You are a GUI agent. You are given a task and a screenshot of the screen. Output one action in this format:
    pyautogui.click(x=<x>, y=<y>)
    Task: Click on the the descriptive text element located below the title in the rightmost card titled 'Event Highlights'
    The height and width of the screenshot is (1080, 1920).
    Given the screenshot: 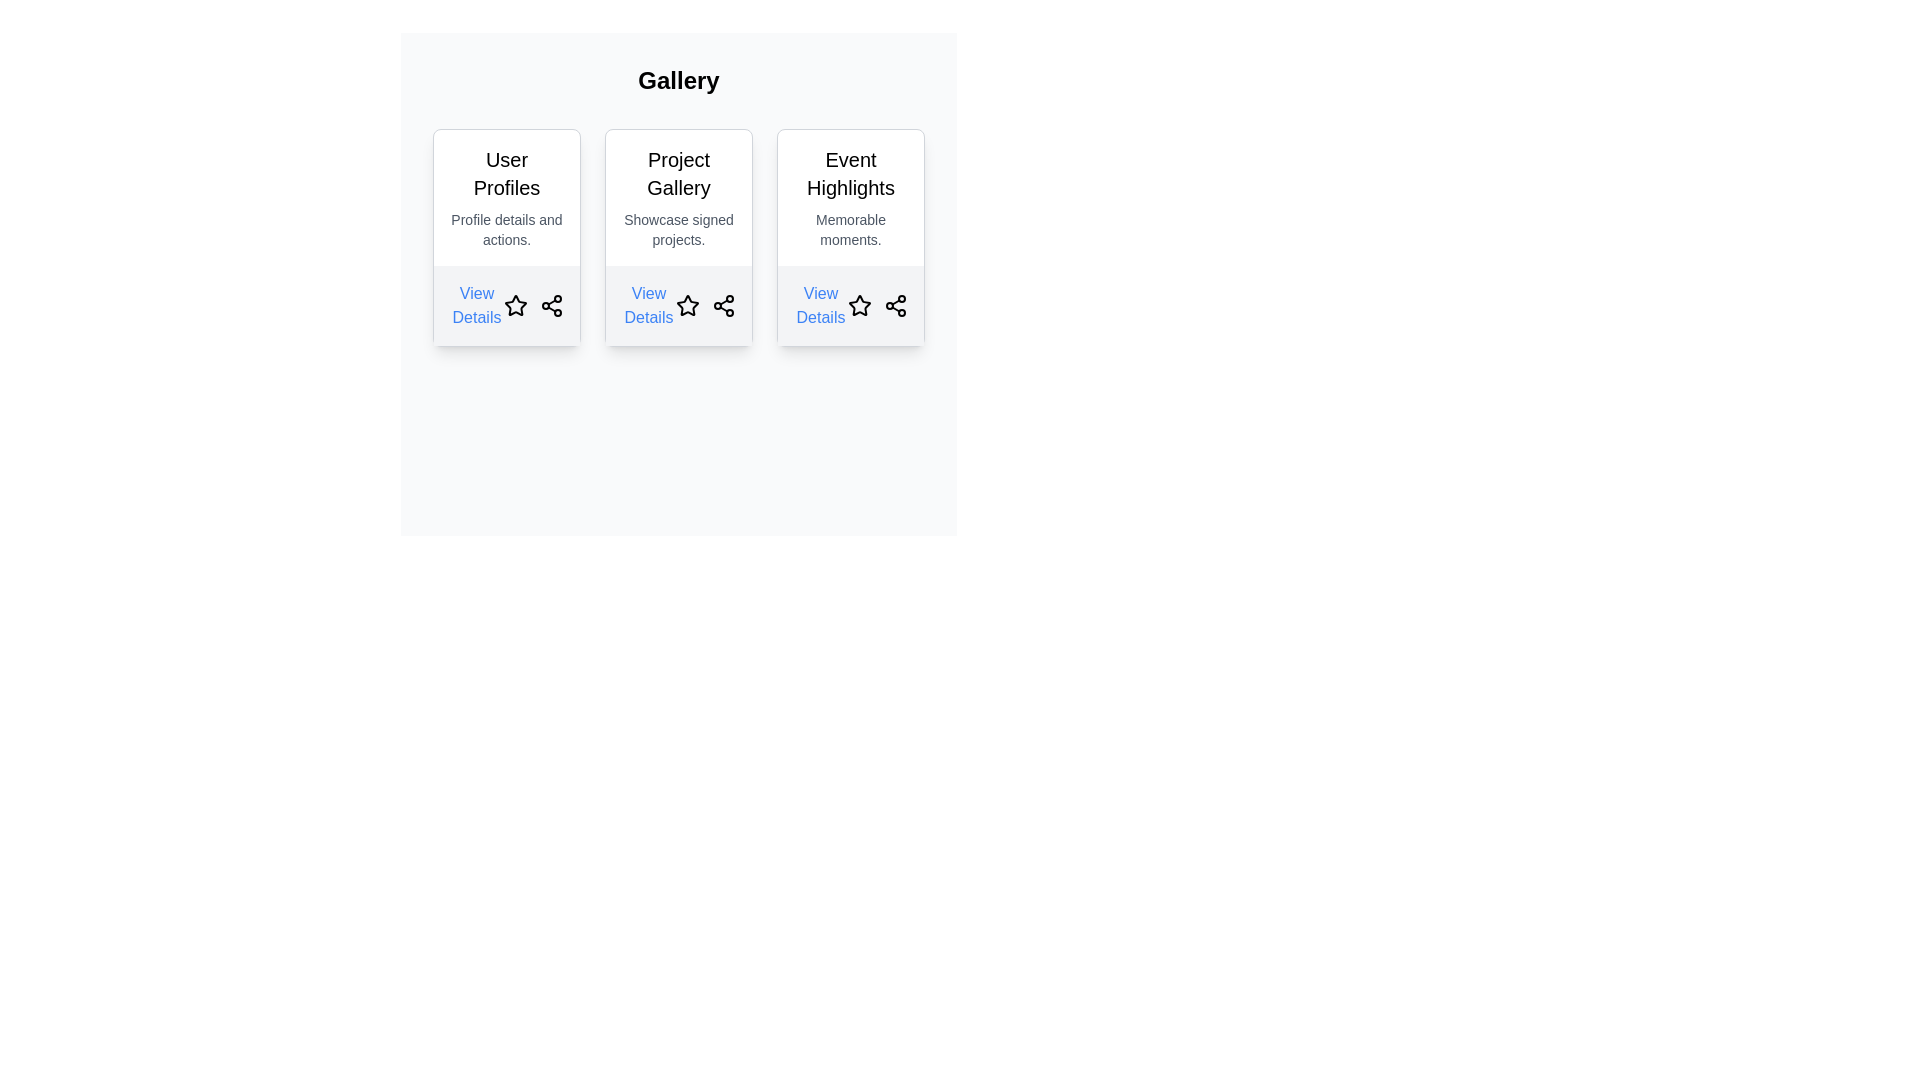 What is the action you would take?
    pyautogui.click(x=850, y=229)
    